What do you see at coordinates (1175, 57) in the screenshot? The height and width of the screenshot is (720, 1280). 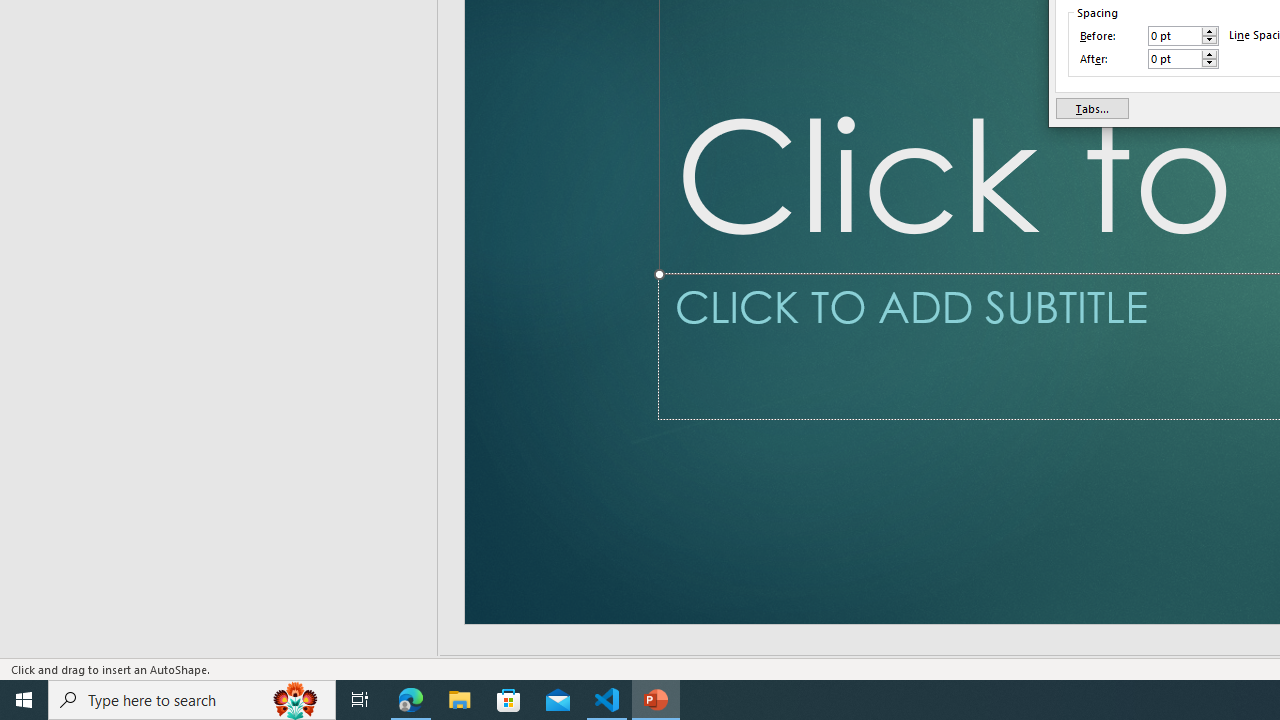 I see `'After'` at bounding box center [1175, 57].